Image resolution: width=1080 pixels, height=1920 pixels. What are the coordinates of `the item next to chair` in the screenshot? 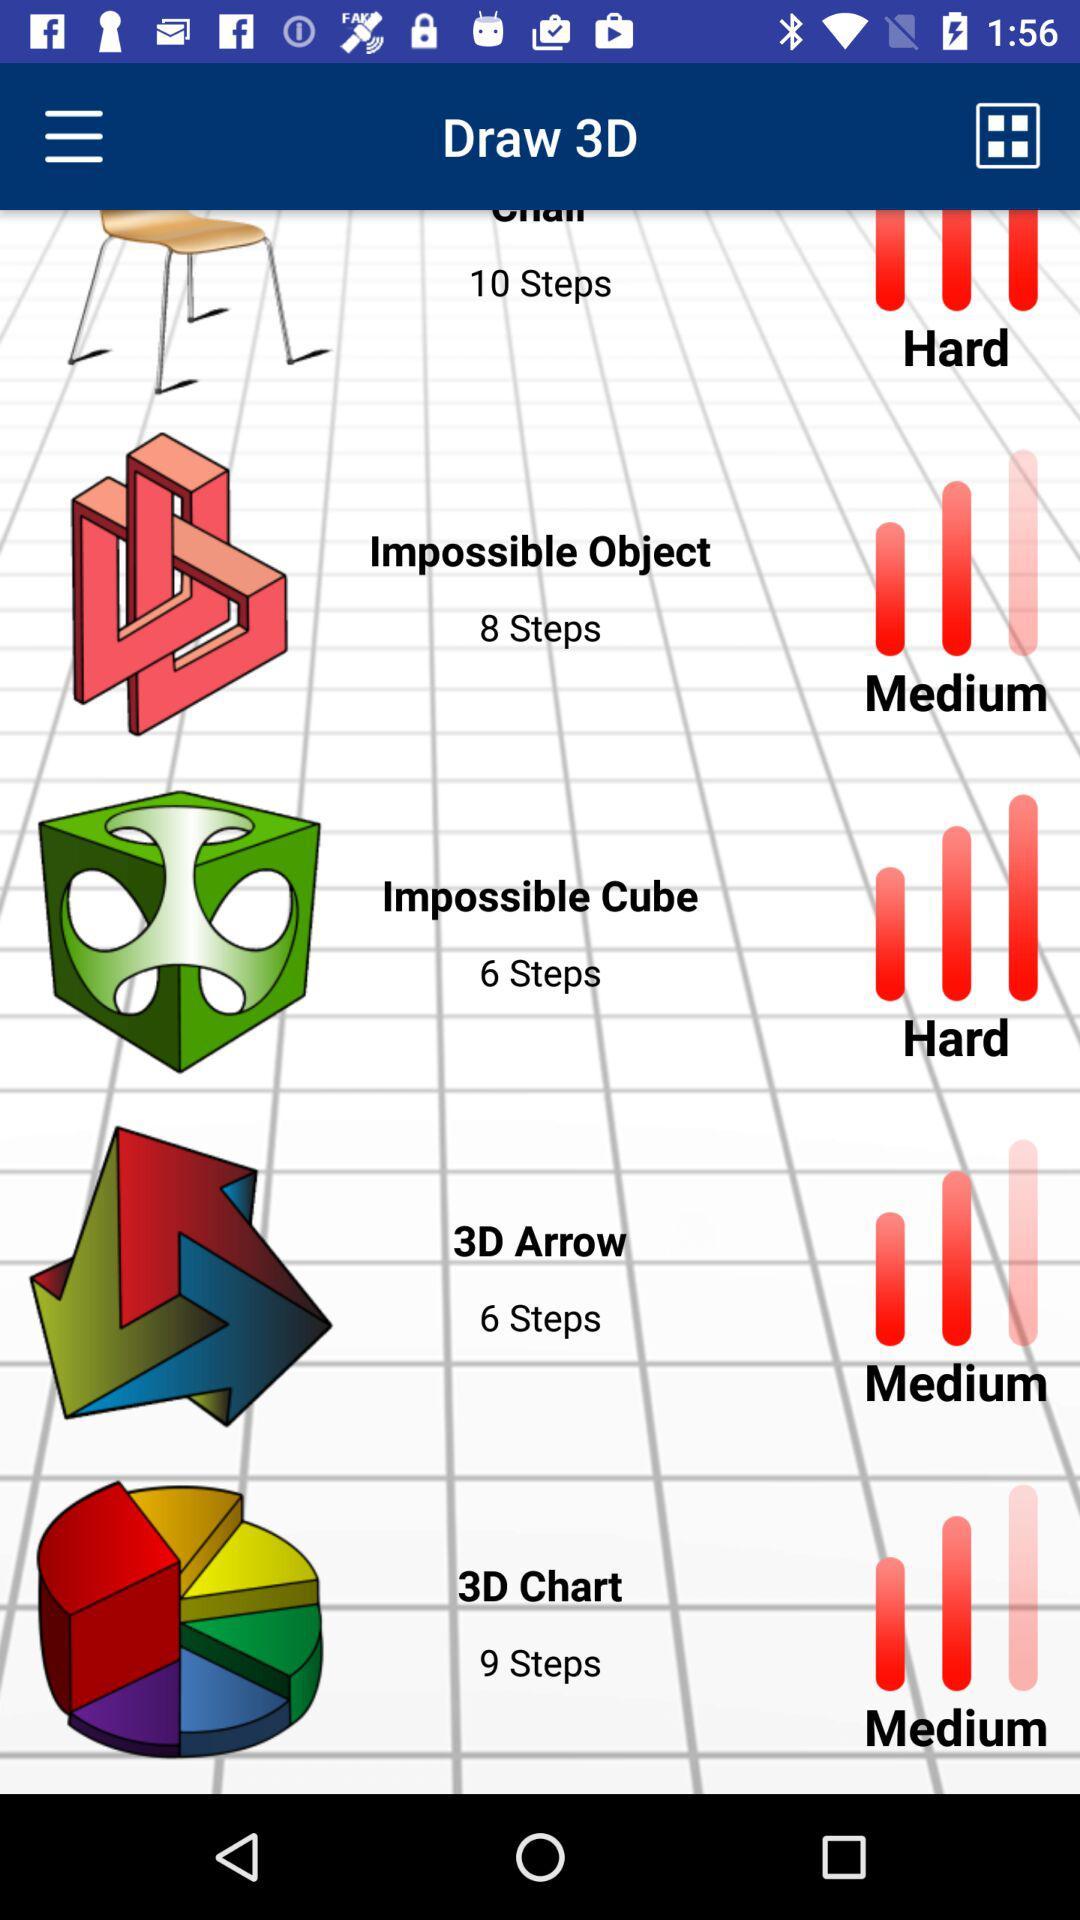 It's located at (1008, 135).